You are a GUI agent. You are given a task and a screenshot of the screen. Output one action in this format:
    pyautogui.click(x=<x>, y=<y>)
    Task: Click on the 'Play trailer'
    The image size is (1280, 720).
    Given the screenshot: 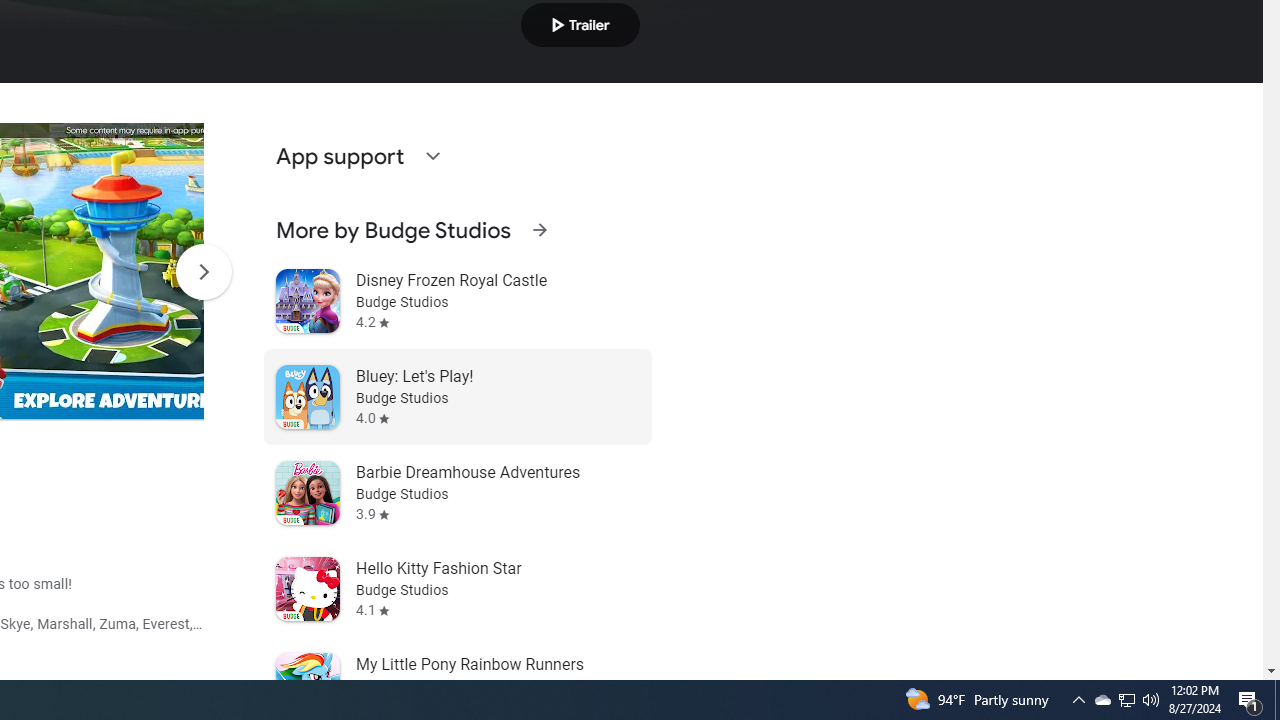 What is the action you would take?
    pyautogui.click(x=579, y=24)
    